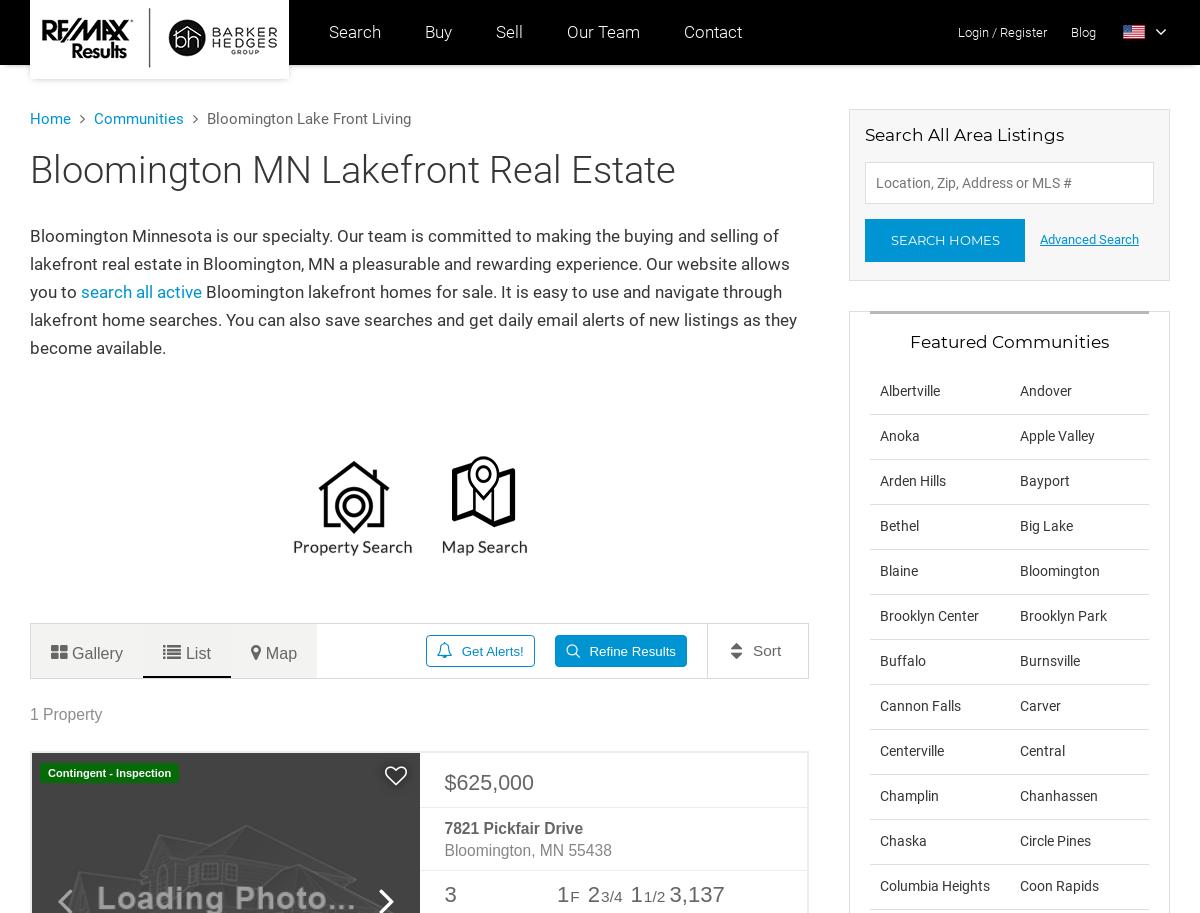  I want to click on '3/4', so click(611, 895).